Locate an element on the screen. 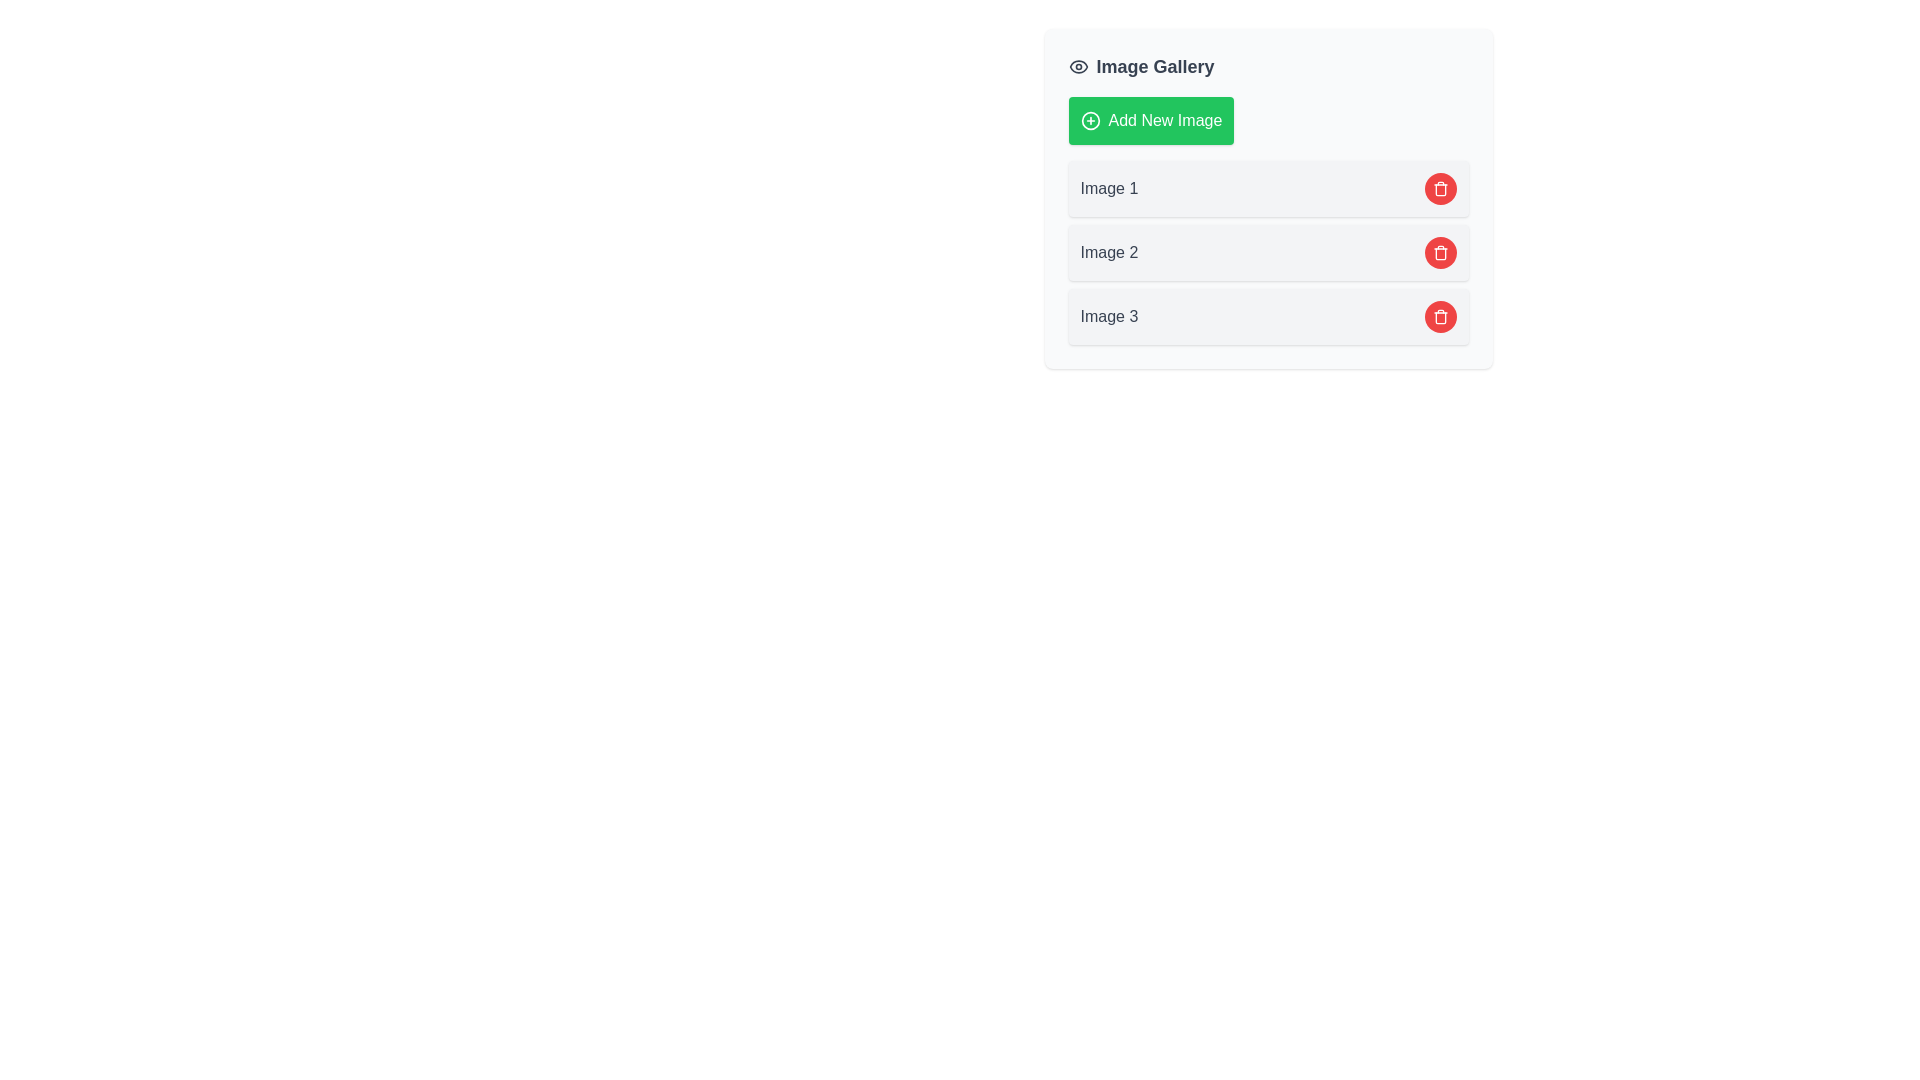 The image size is (1920, 1080). the circular red button with a trash can icon, located to the right of 'Image 1' is located at coordinates (1440, 189).